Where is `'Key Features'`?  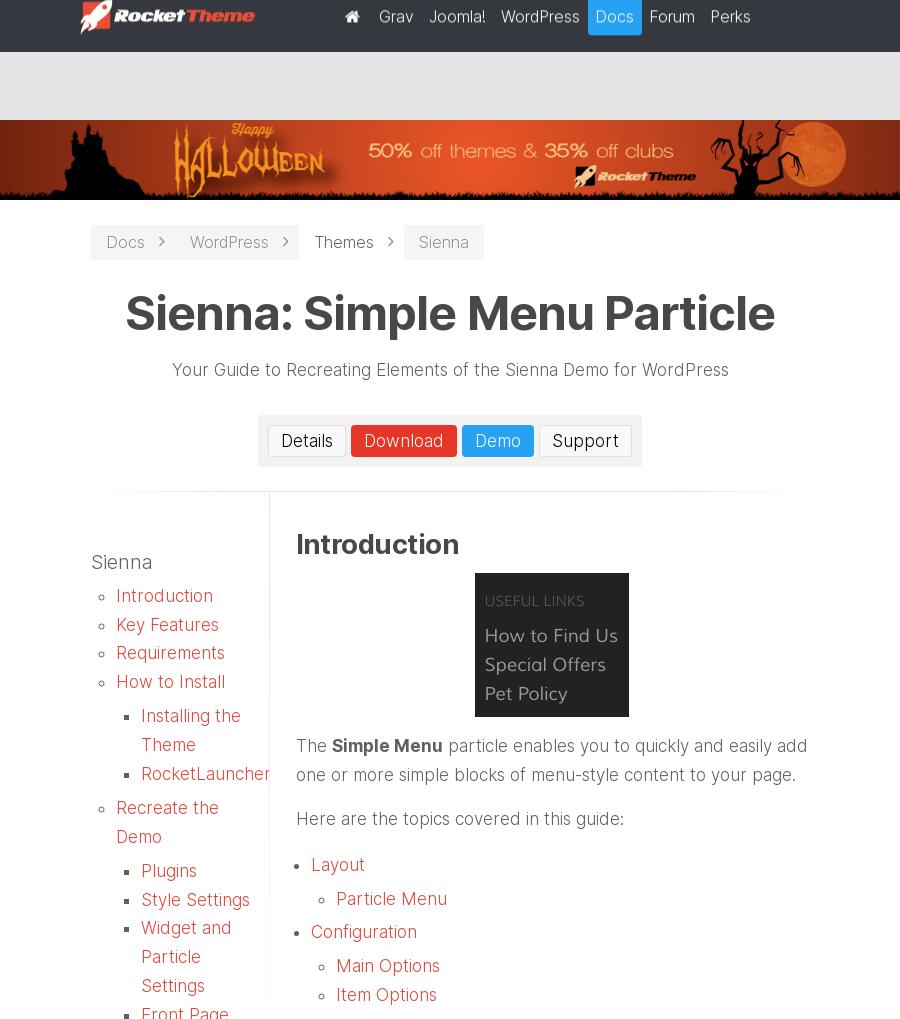 'Key Features' is located at coordinates (167, 624).